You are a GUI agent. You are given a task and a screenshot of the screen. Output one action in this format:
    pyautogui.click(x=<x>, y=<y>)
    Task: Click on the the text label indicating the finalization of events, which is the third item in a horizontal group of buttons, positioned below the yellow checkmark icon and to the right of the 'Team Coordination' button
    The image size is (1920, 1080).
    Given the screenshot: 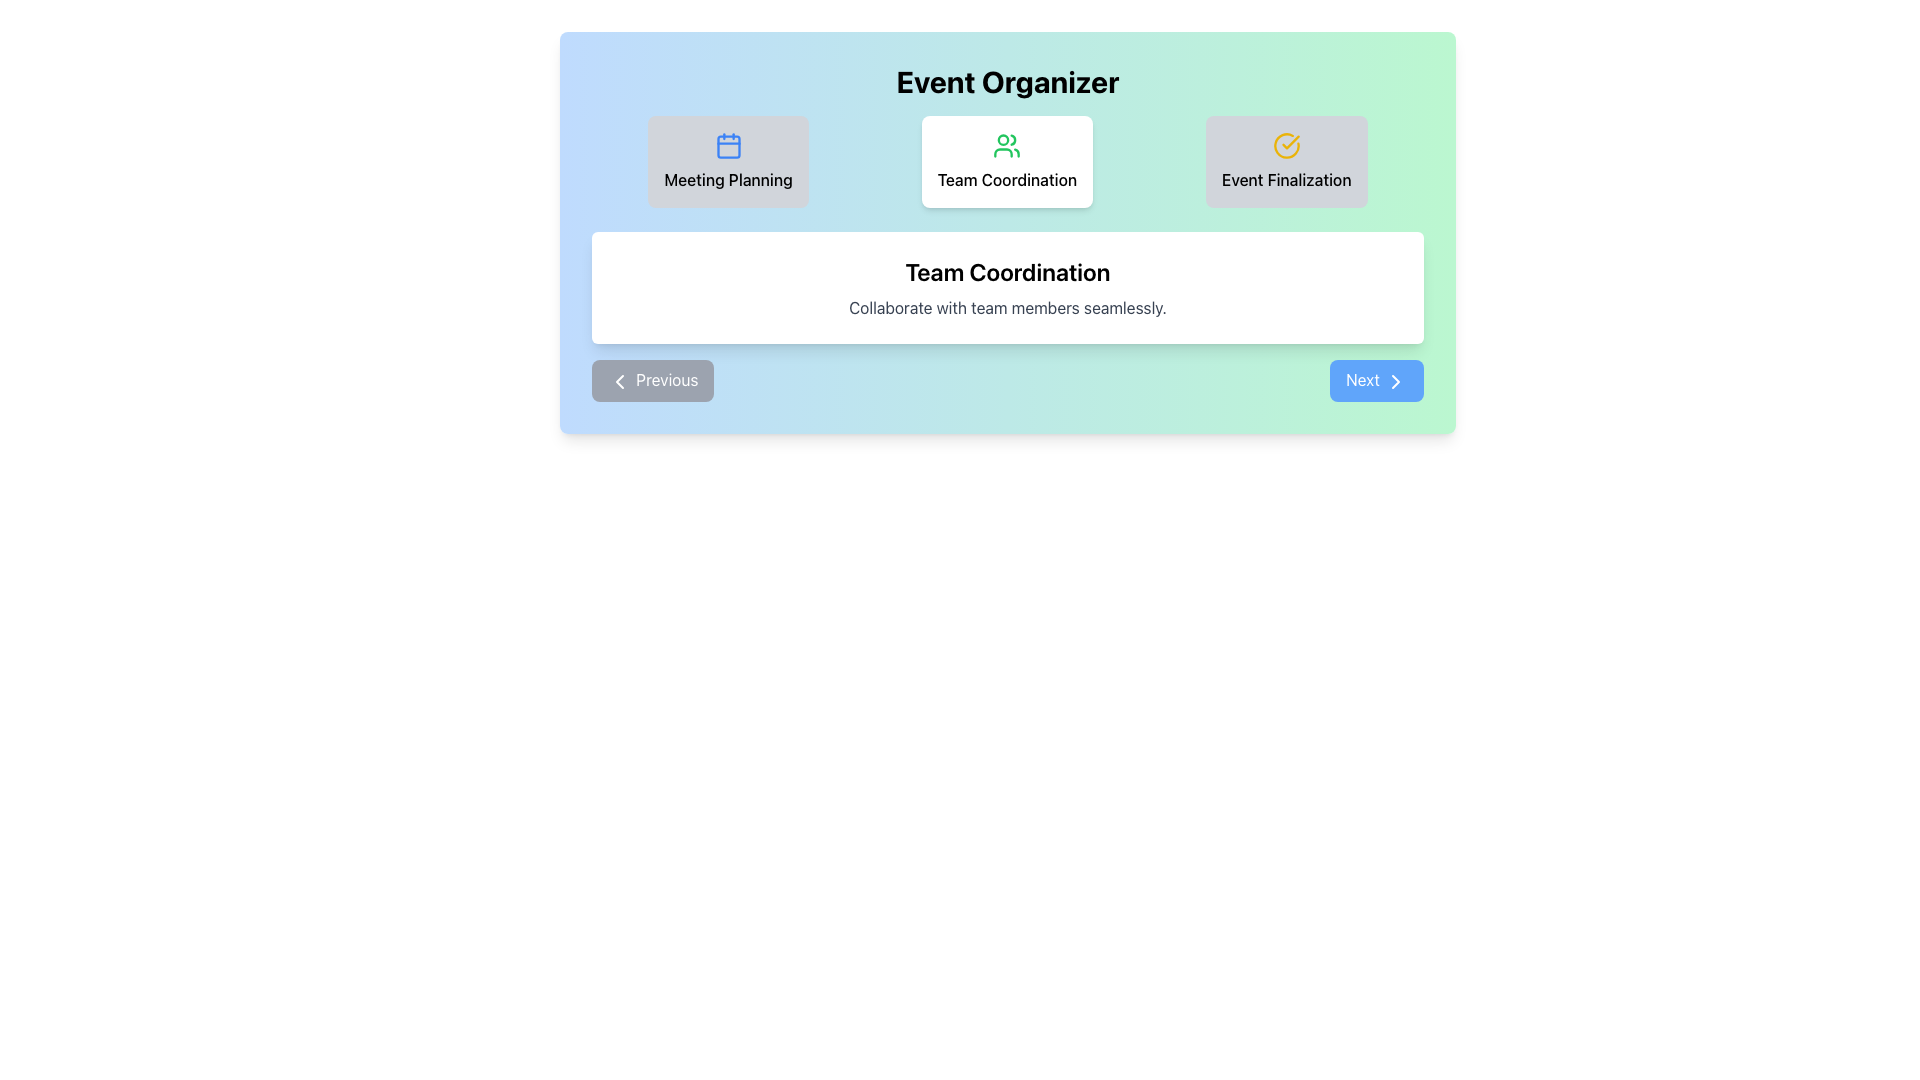 What is the action you would take?
    pyautogui.click(x=1286, y=180)
    